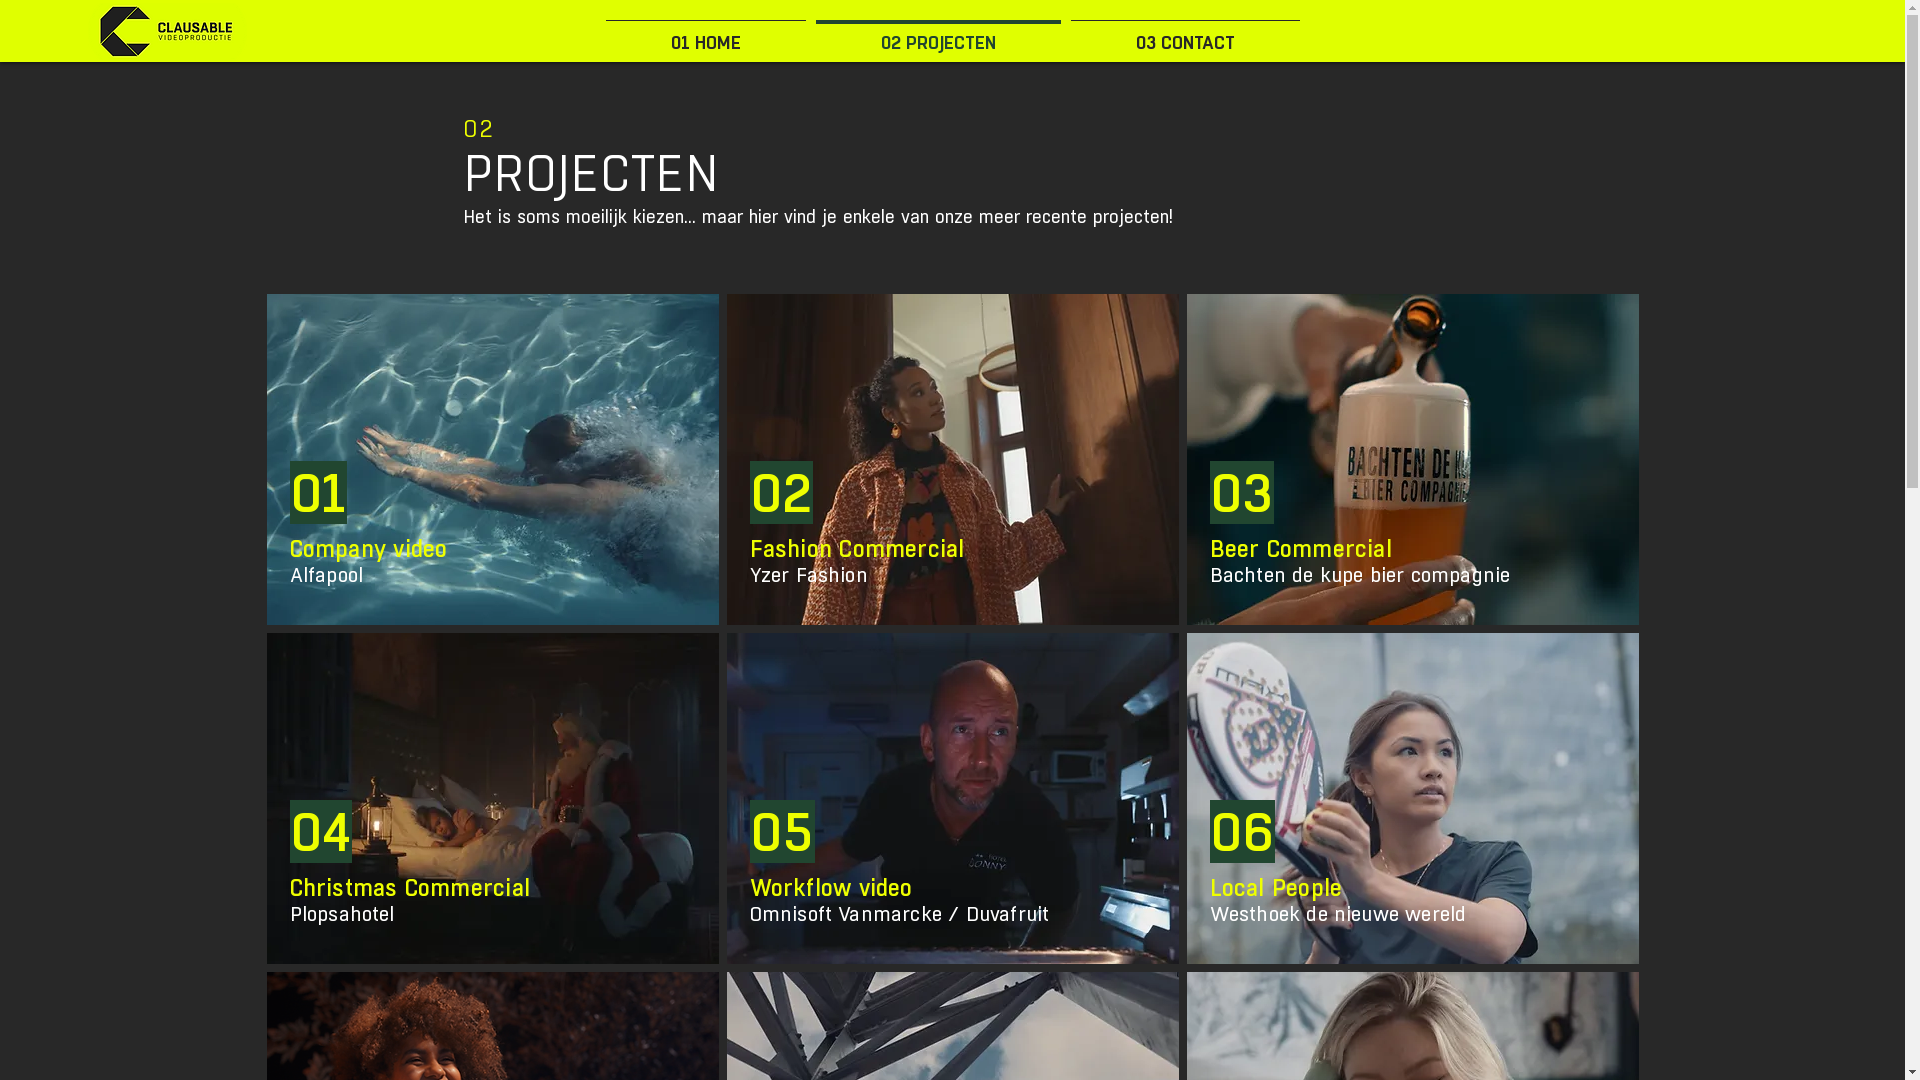 The width and height of the screenshot is (1920, 1080). Describe the element at coordinates (321, 832) in the screenshot. I see `'04'` at that location.